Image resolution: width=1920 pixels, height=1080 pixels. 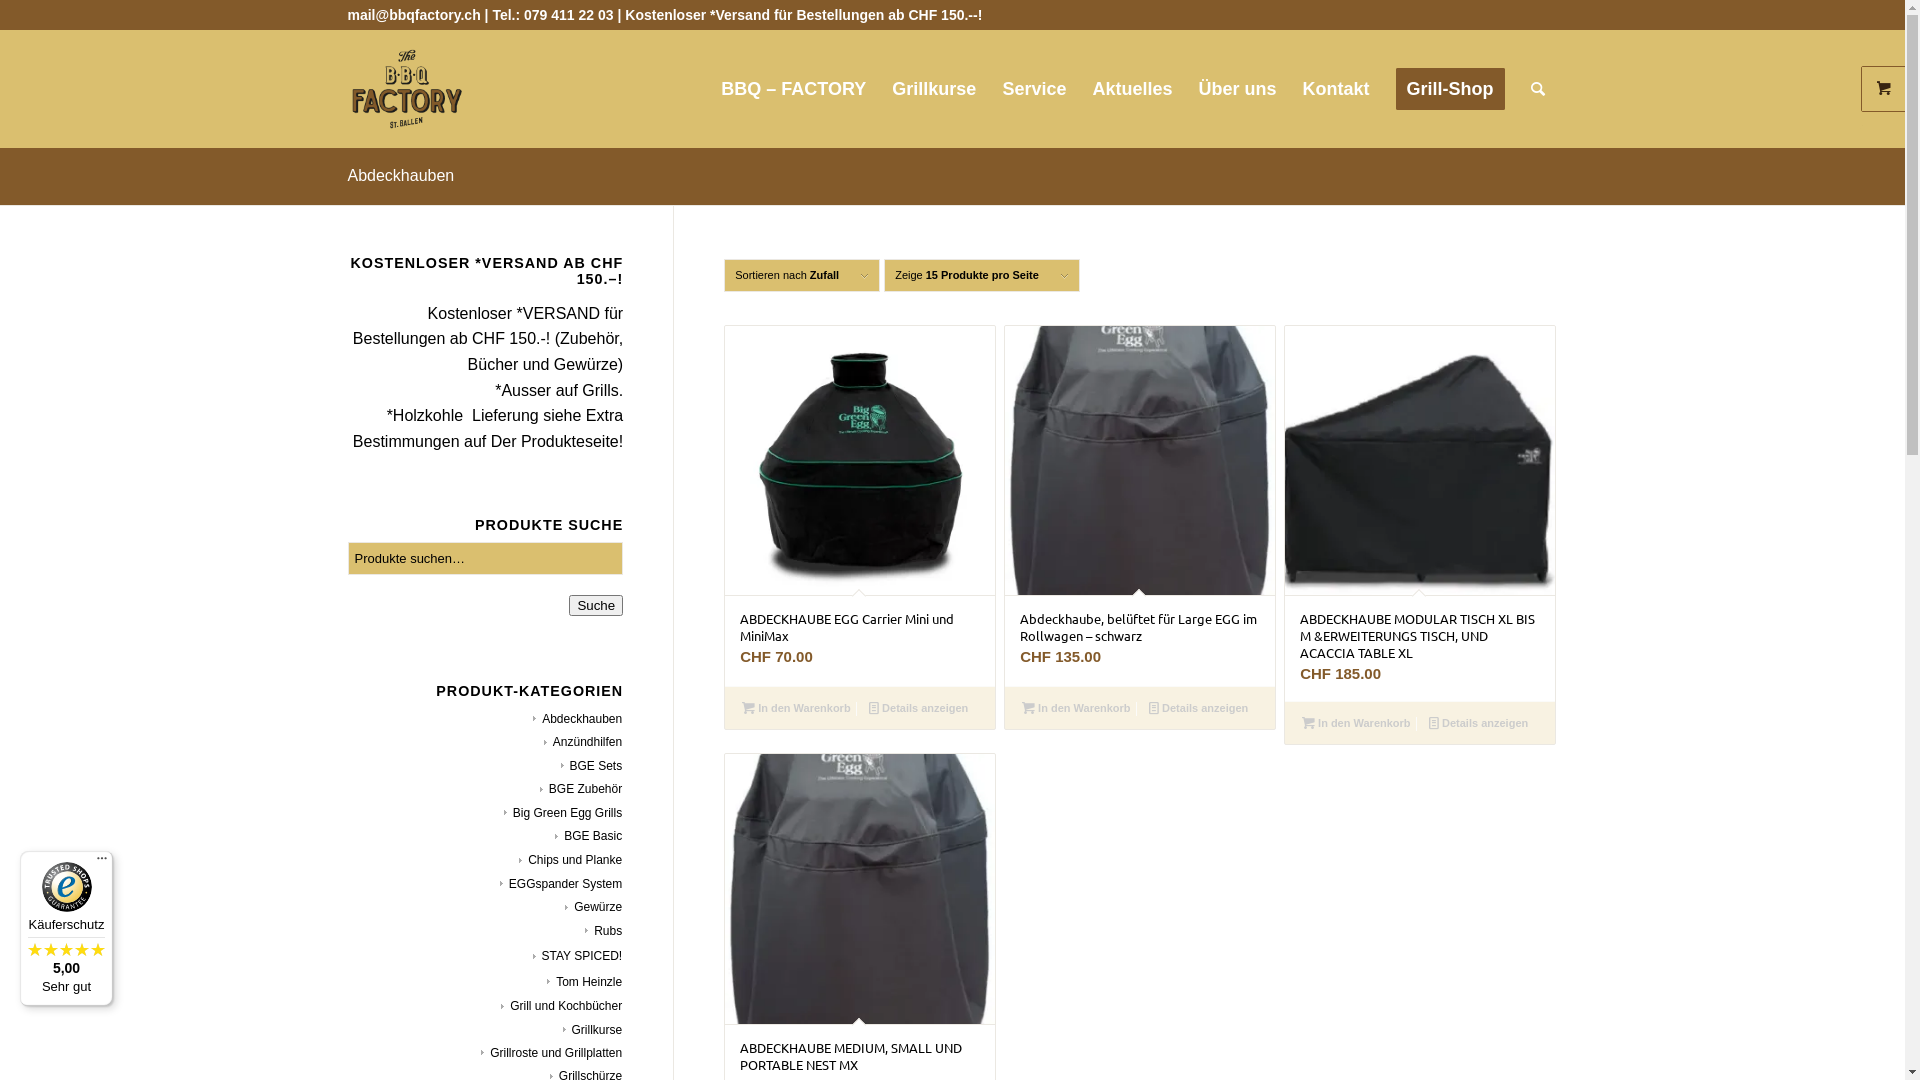 What do you see at coordinates (560, 882) in the screenshot?
I see `'EGGspander System'` at bounding box center [560, 882].